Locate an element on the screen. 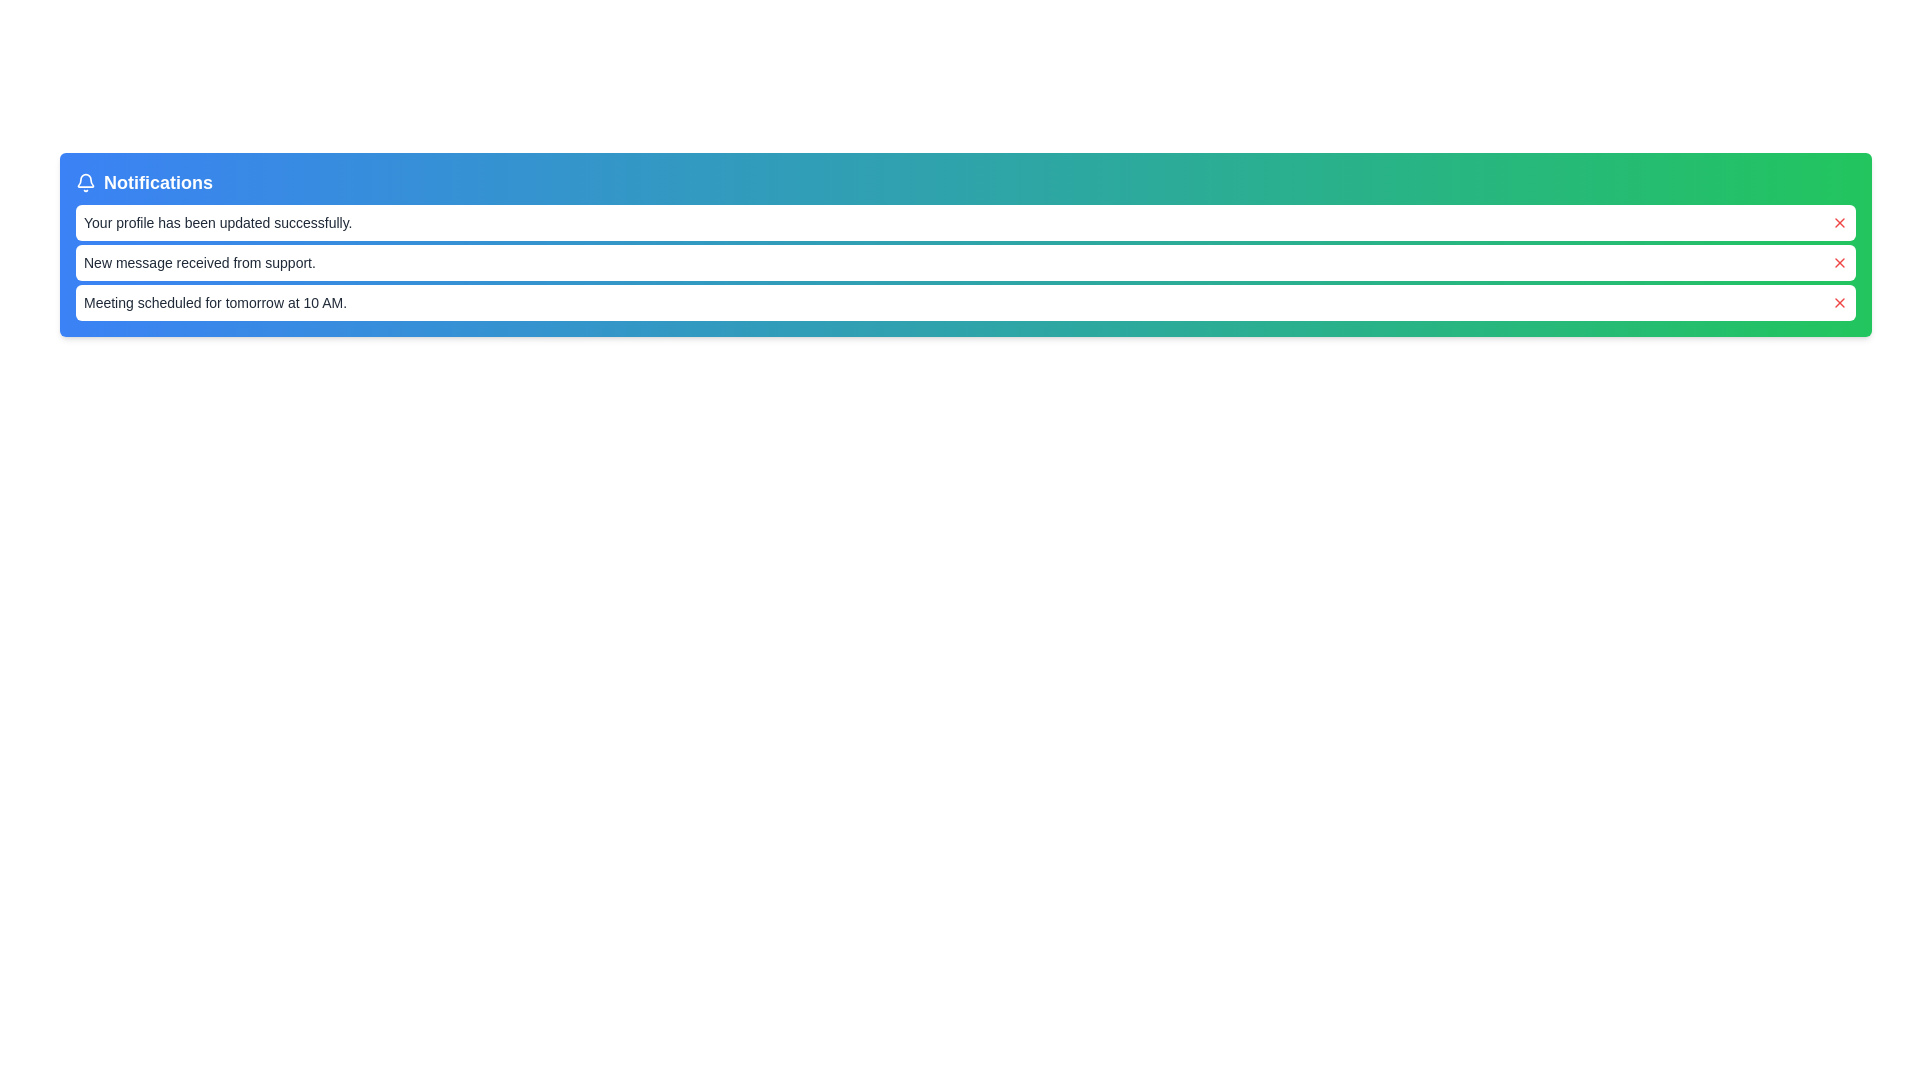 The height and width of the screenshot is (1080, 1920). the Notification card with dismiss action that provides a notification about a scheduled meeting, positioned as the third notification in the vertical list is located at coordinates (965, 303).